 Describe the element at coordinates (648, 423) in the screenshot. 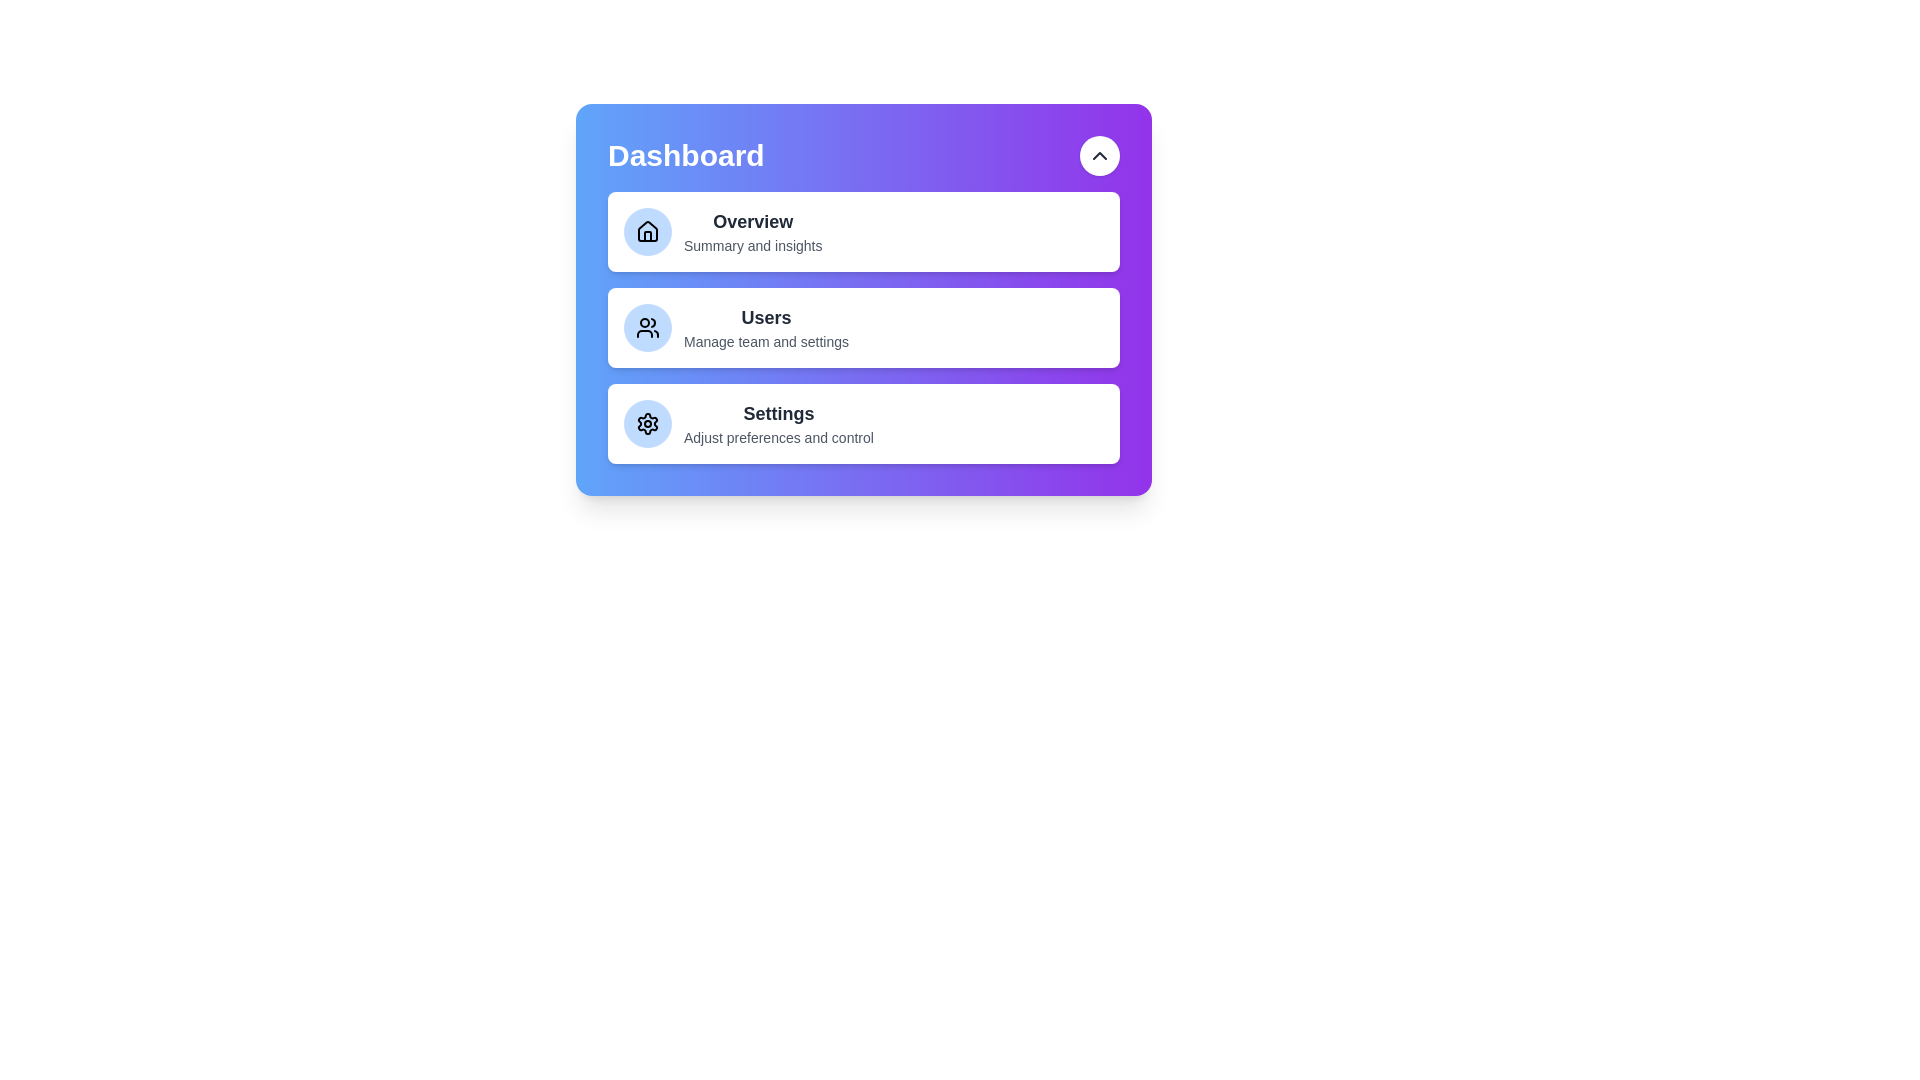

I see `the icon of the menu item labeled Settings` at that location.